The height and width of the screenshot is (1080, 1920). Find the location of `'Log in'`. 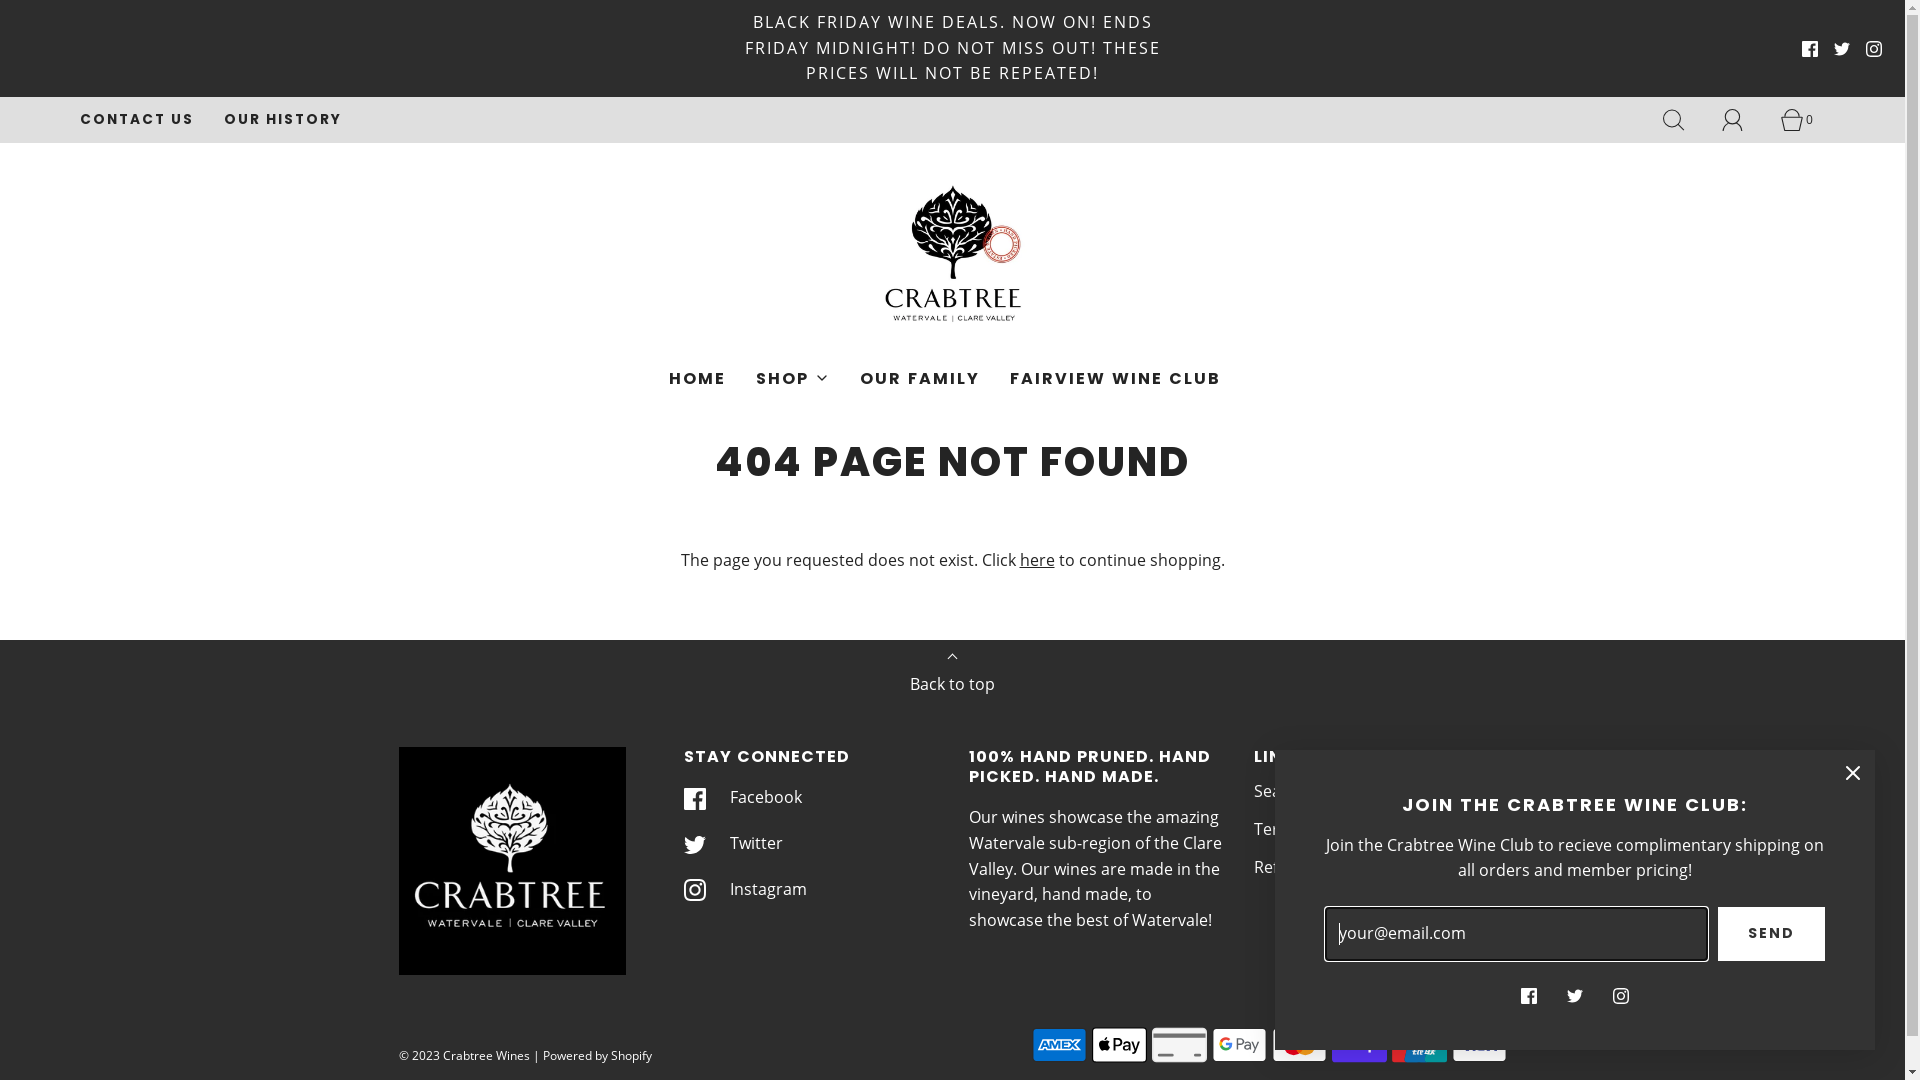

'Log in' is located at coordinates (1742, 119).